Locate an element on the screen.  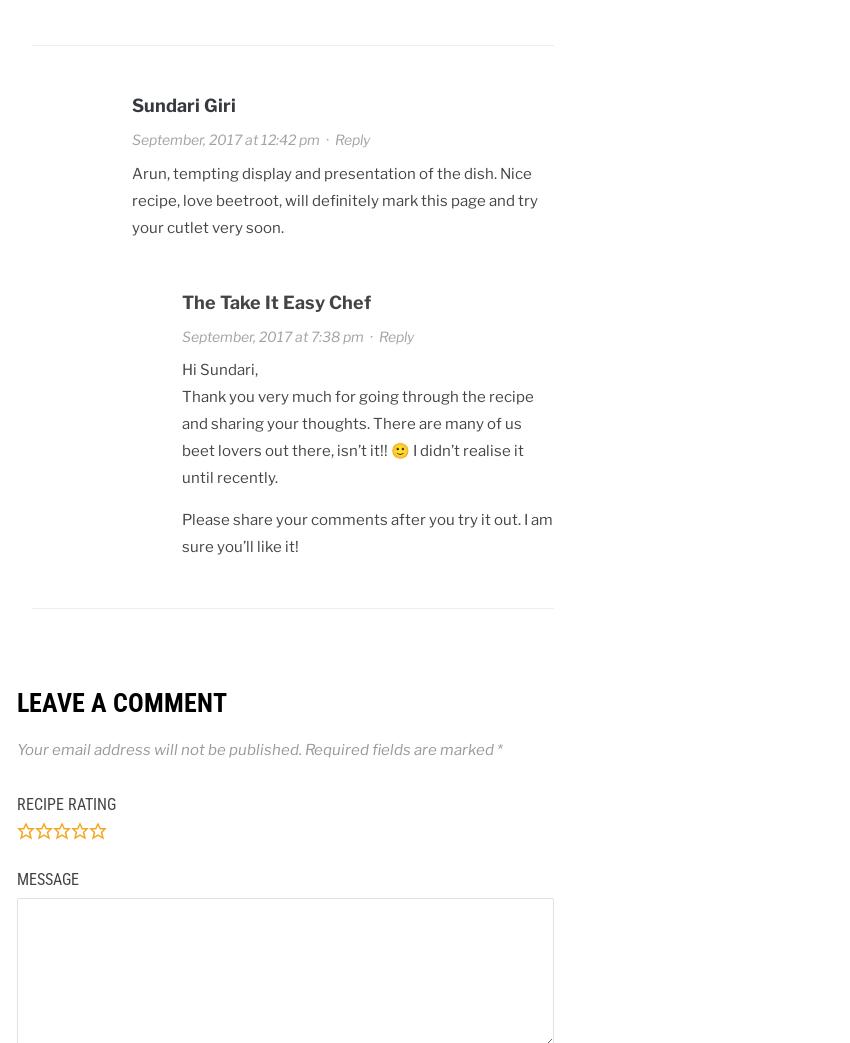
'*' is located at coordinates (499, 747).